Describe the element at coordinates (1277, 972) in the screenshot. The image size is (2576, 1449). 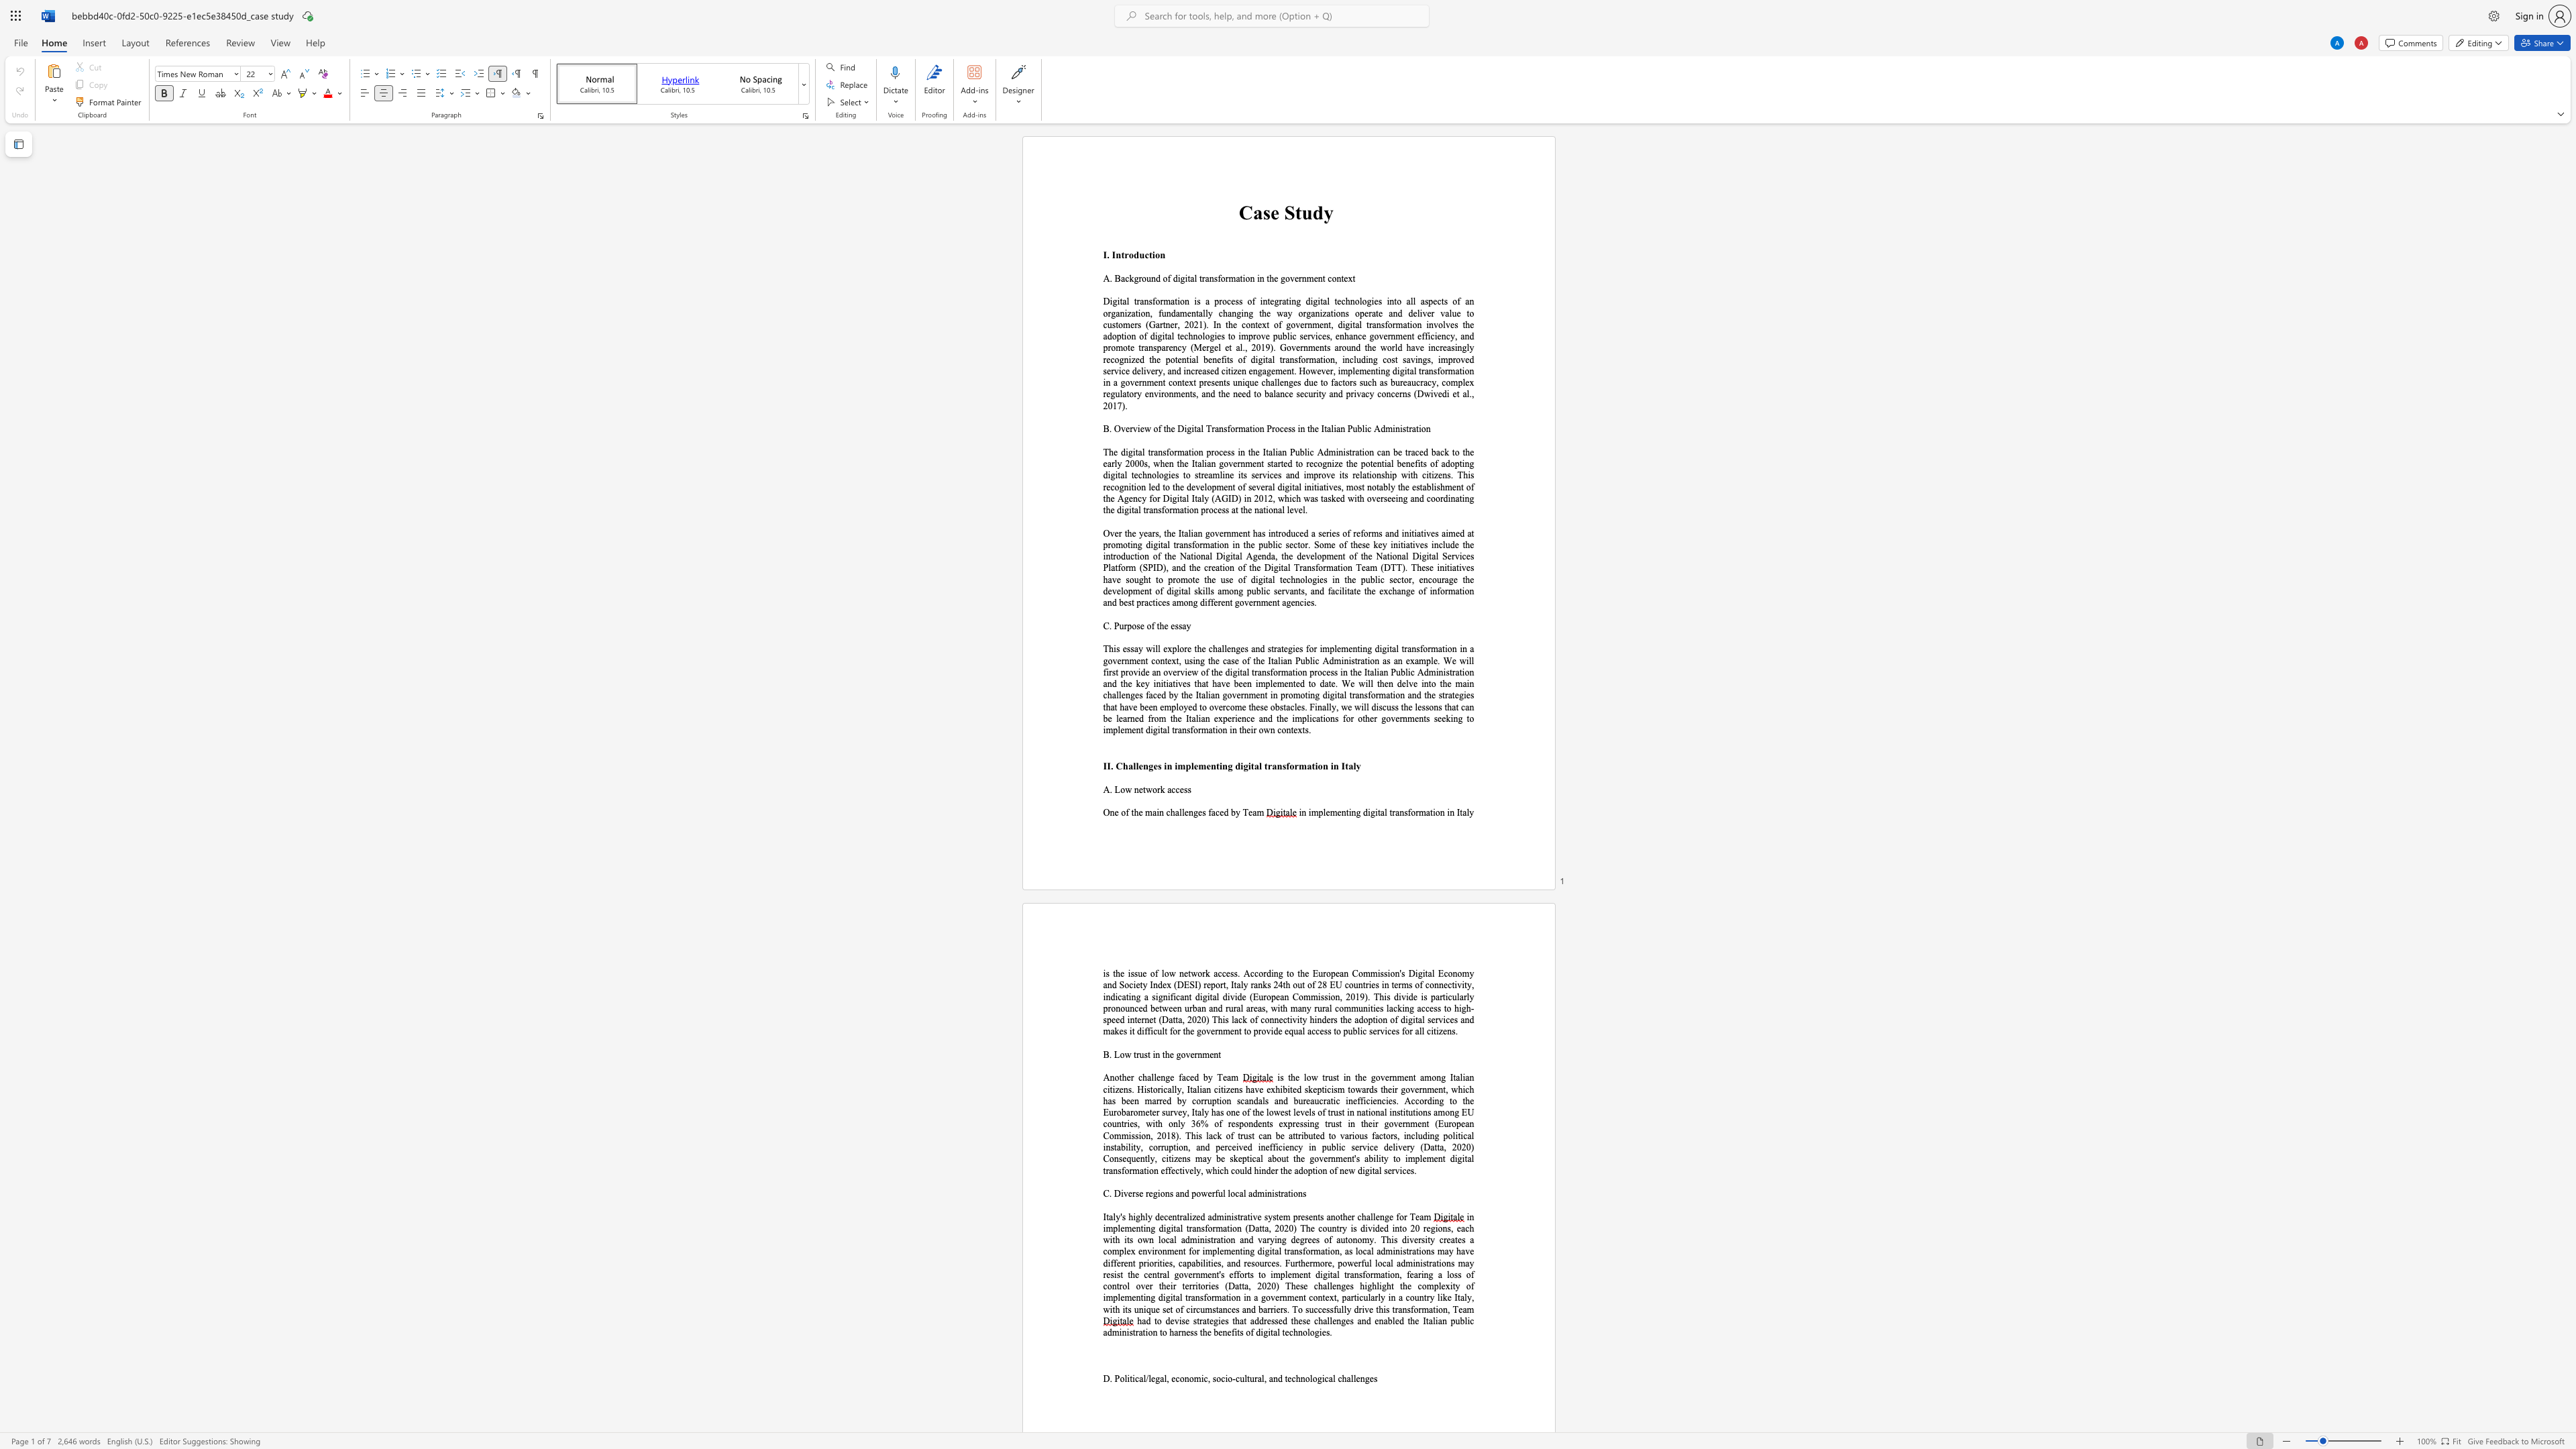
I see `the subset text "g to the European Commission" within the text "is the issue of low network access. According to the European Commission"` at that location.